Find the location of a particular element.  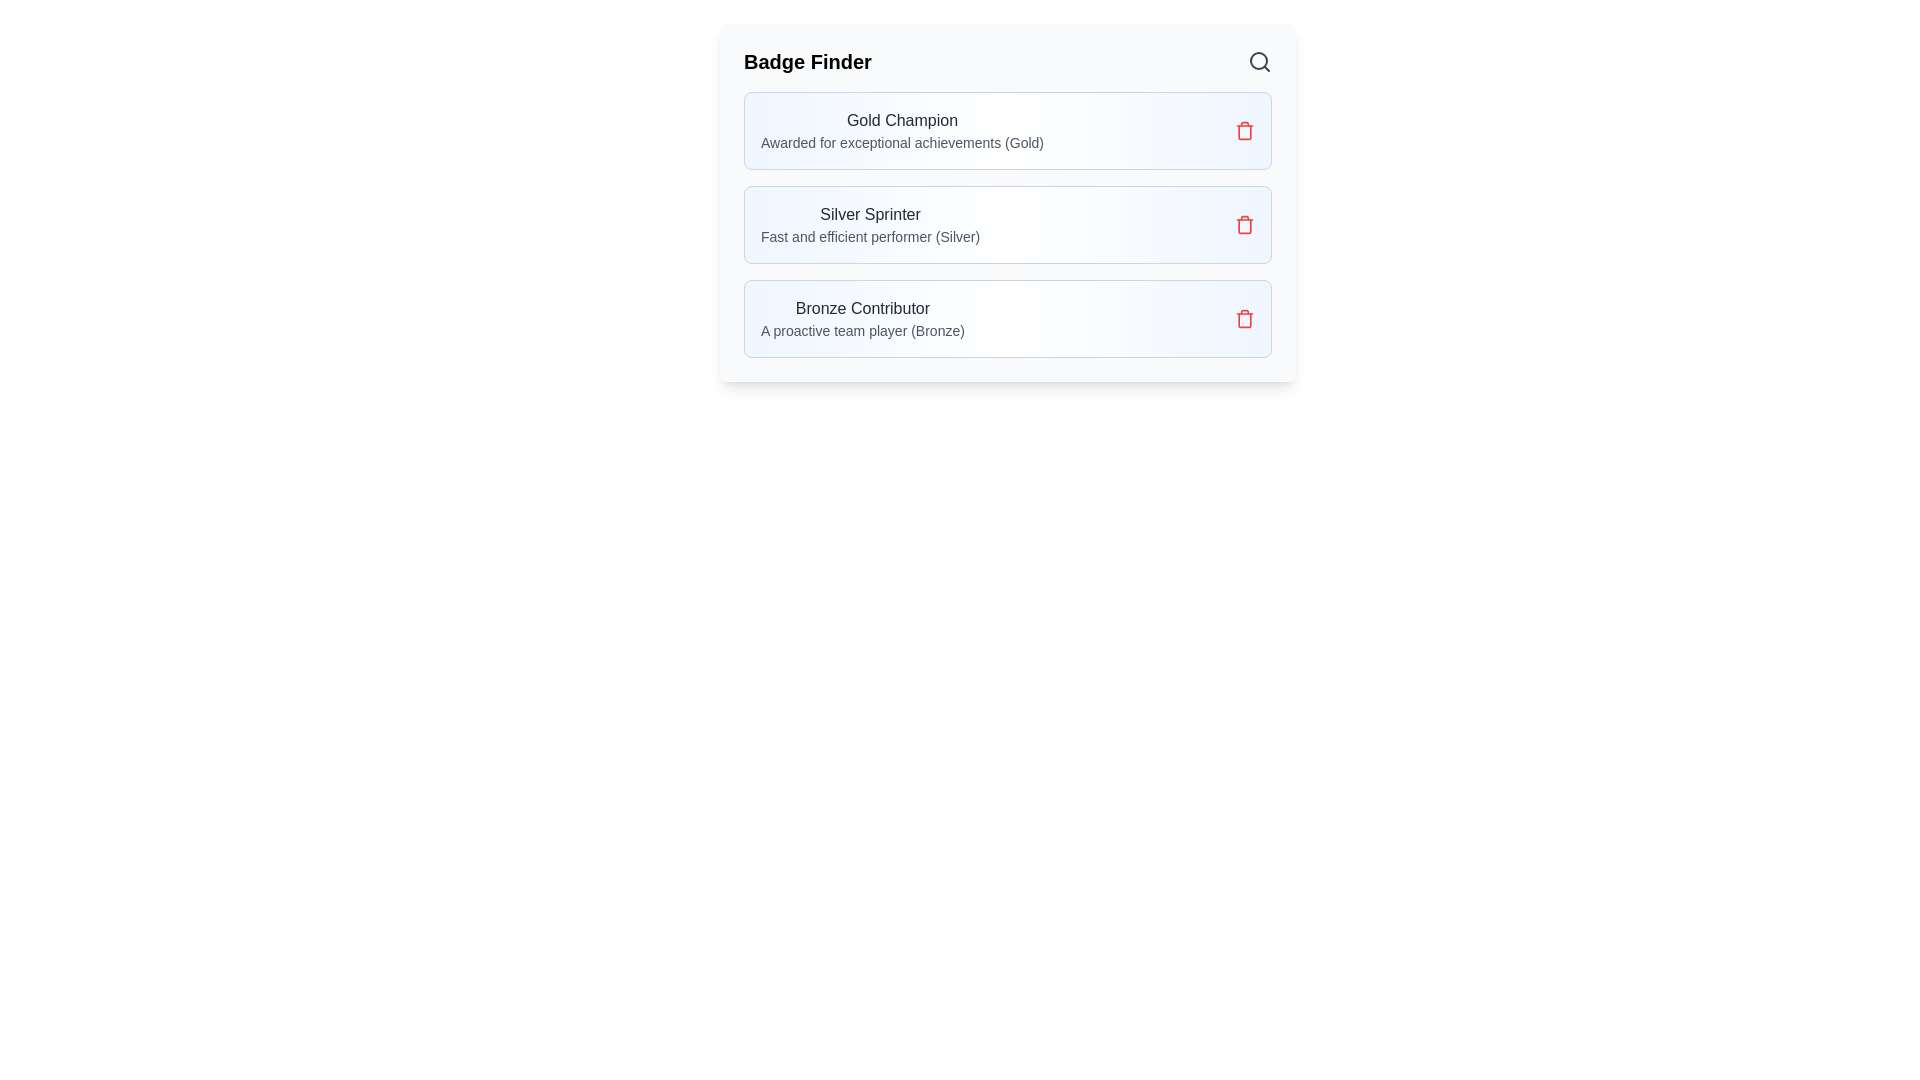

the trash bin icon button representing the delete action for the 'Gold Champion' item is located at coordinates (1243, 131).